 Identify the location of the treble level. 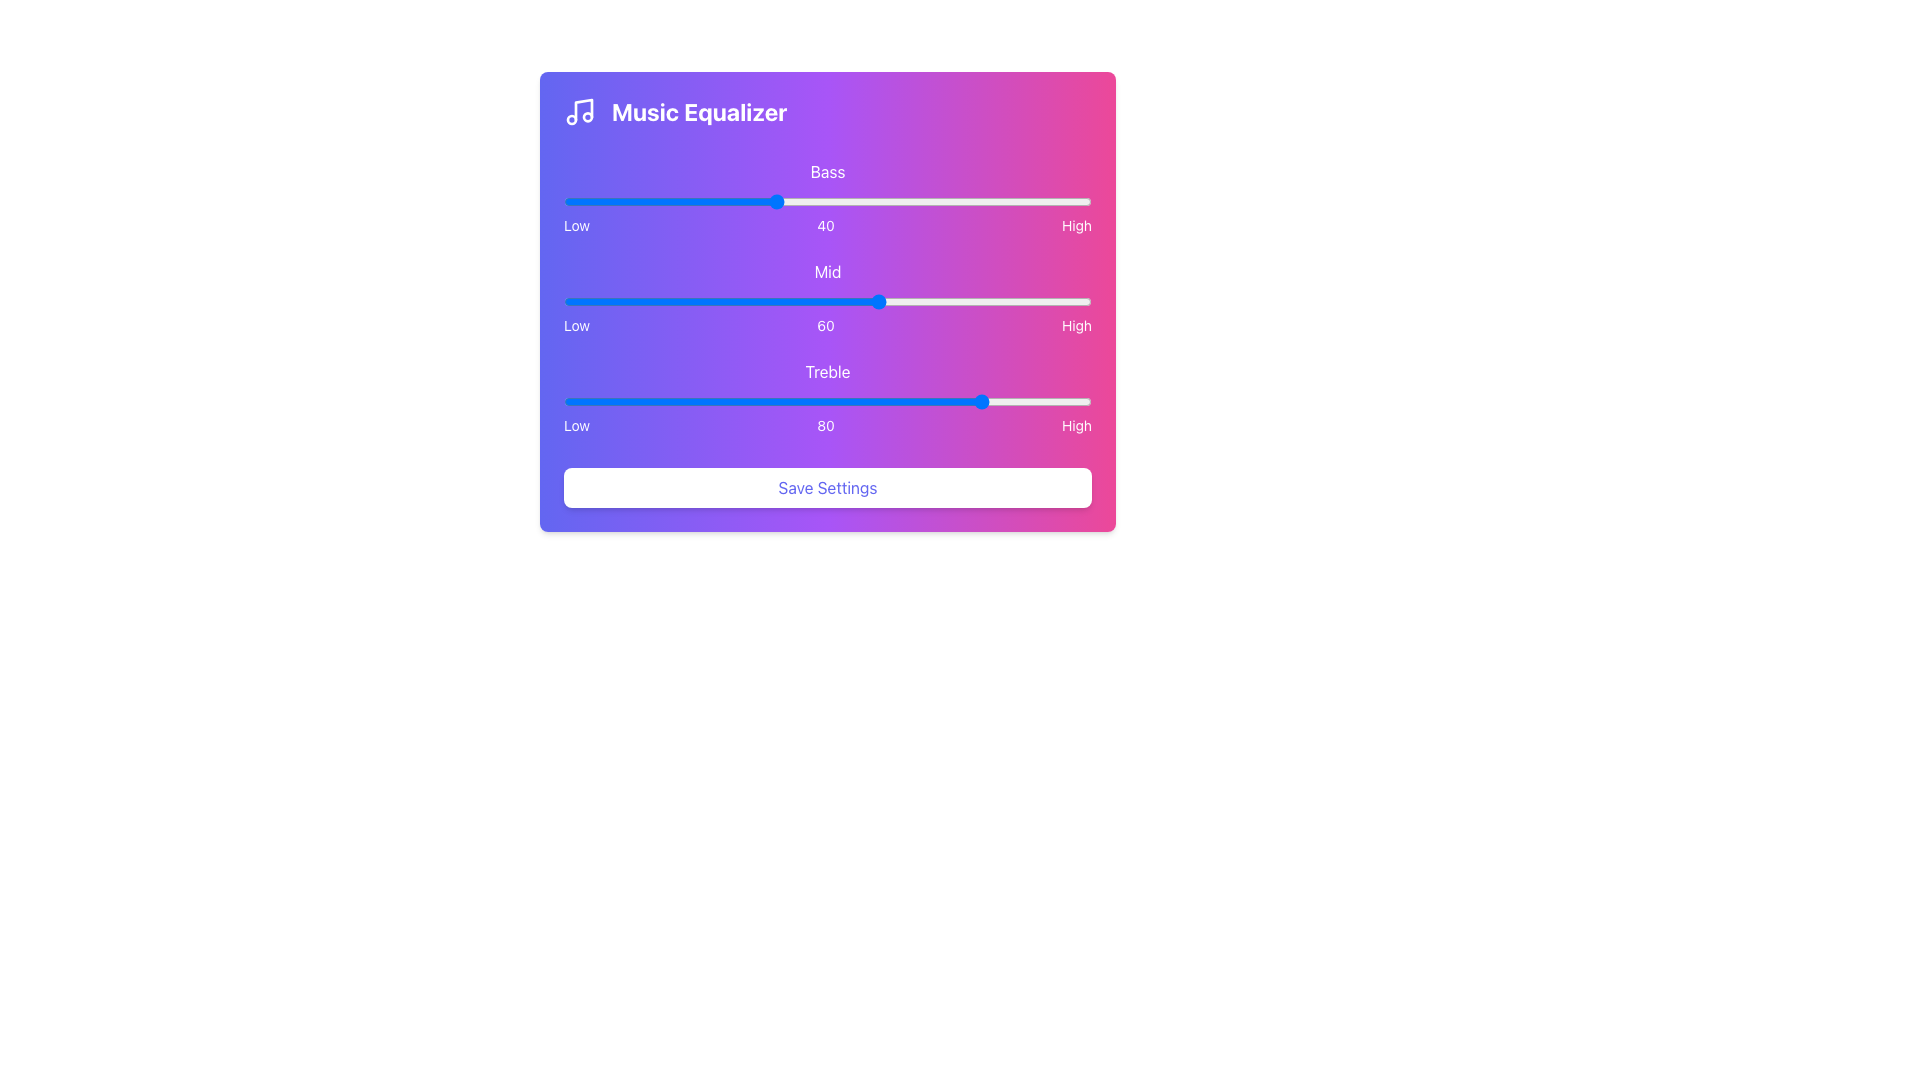
(927, 401).